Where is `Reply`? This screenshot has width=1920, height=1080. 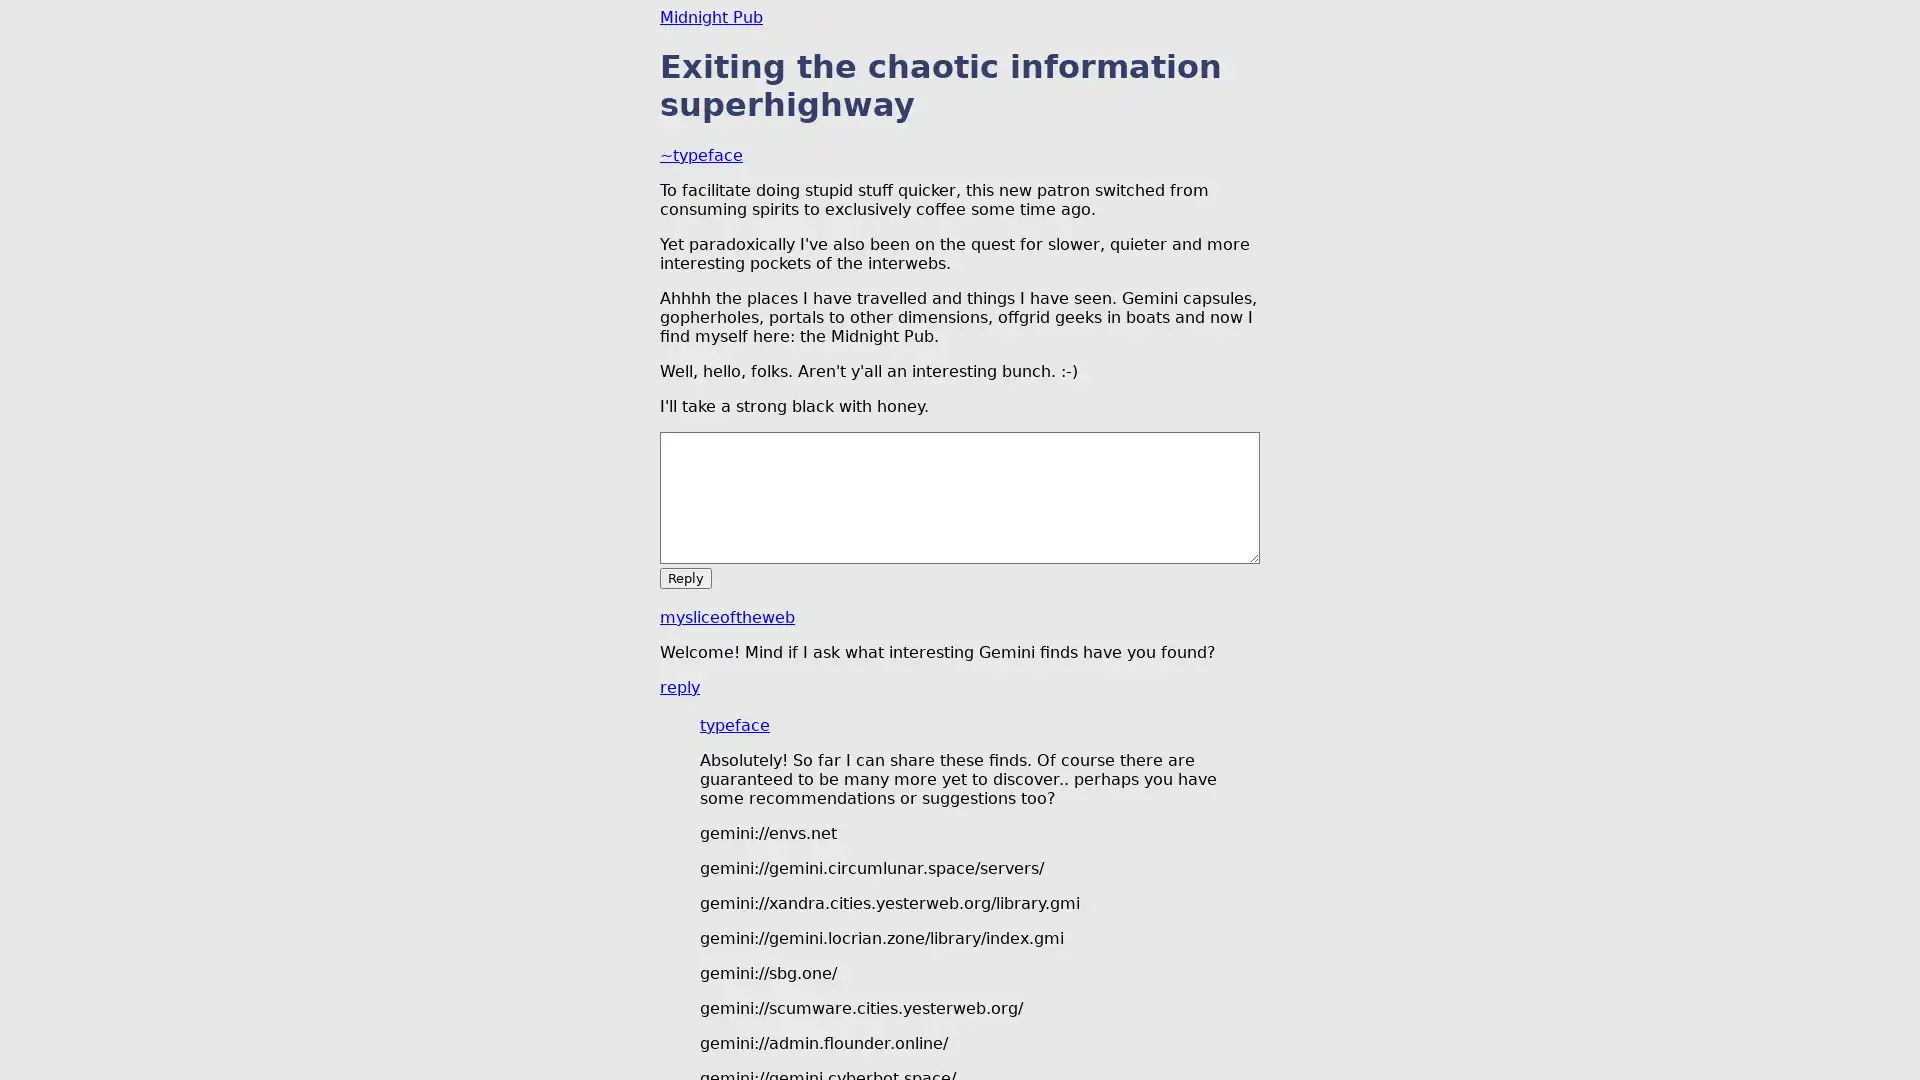
Reply is located at coordinates (686, 577).